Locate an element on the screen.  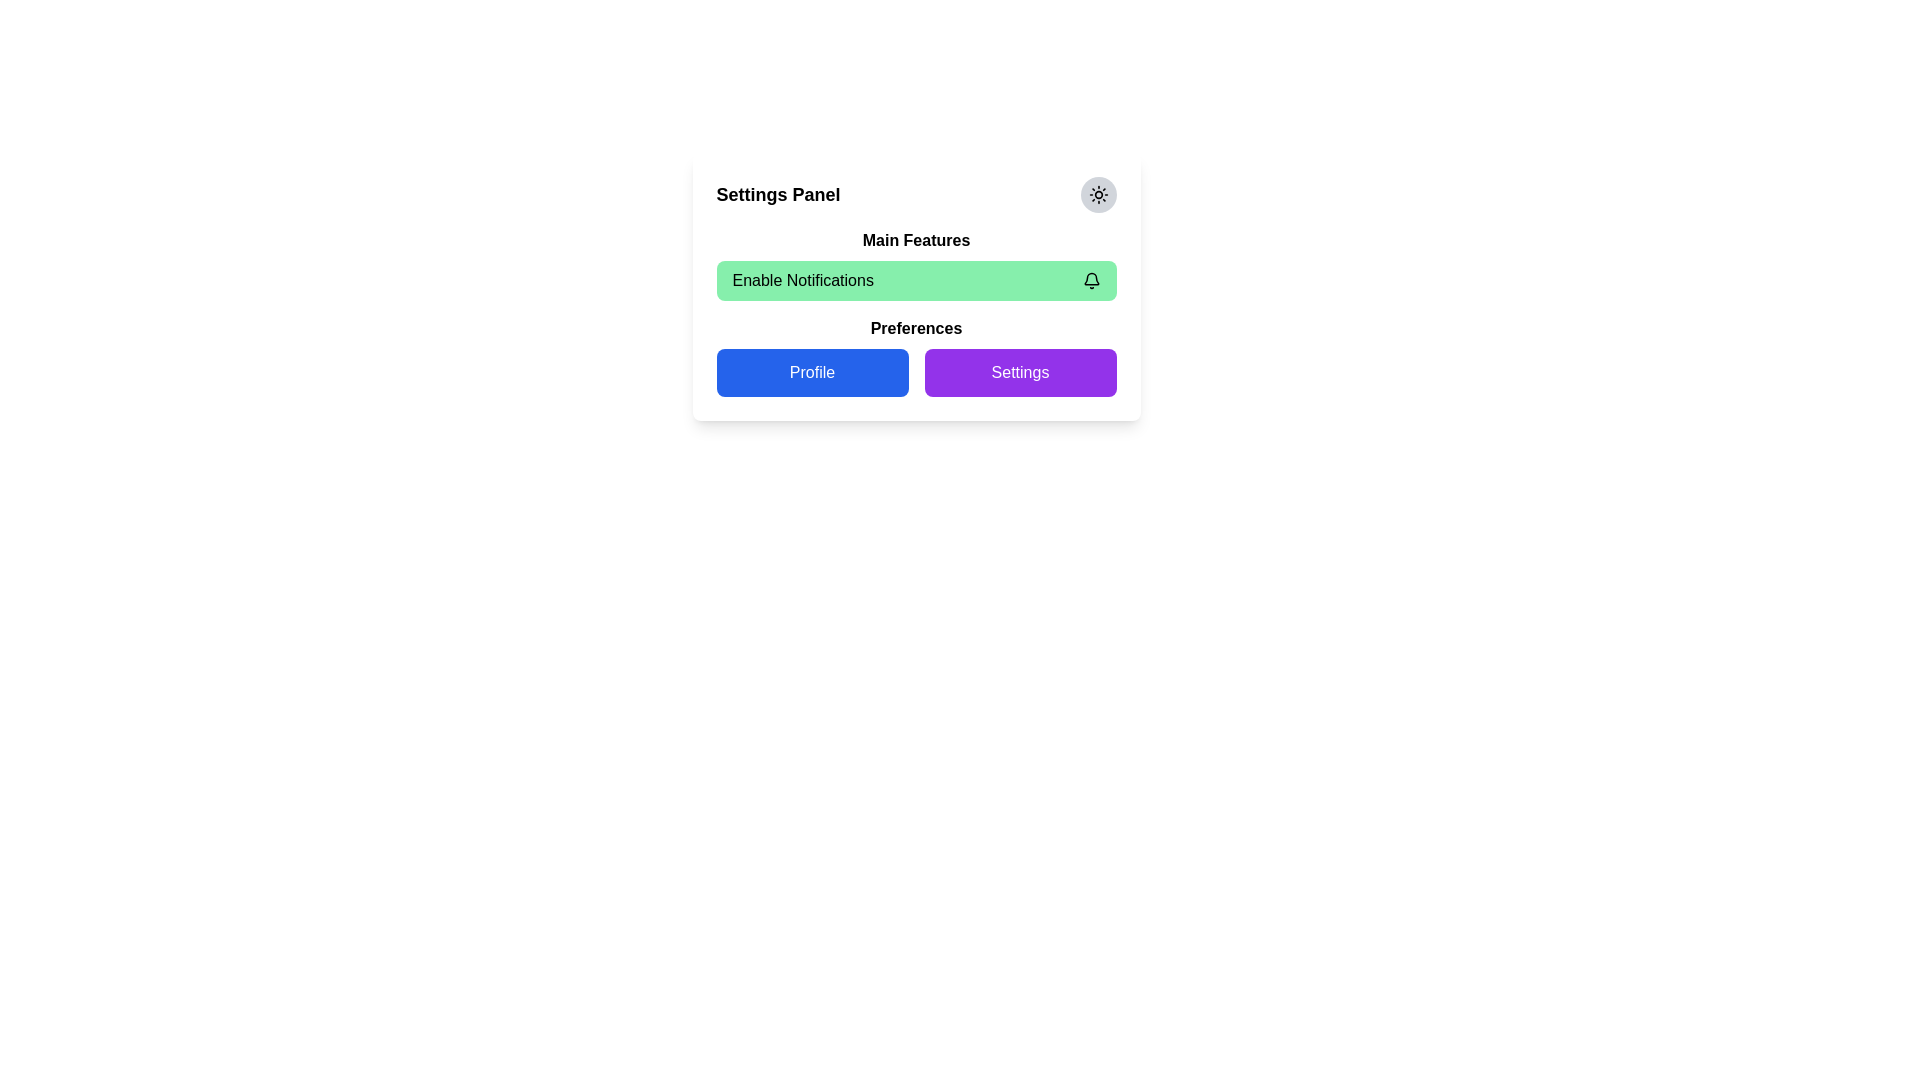
title text element located at the top-left corner of the card interface, which serves as a header indicating the purpose or content of the section is located at coordinates (777, 195).